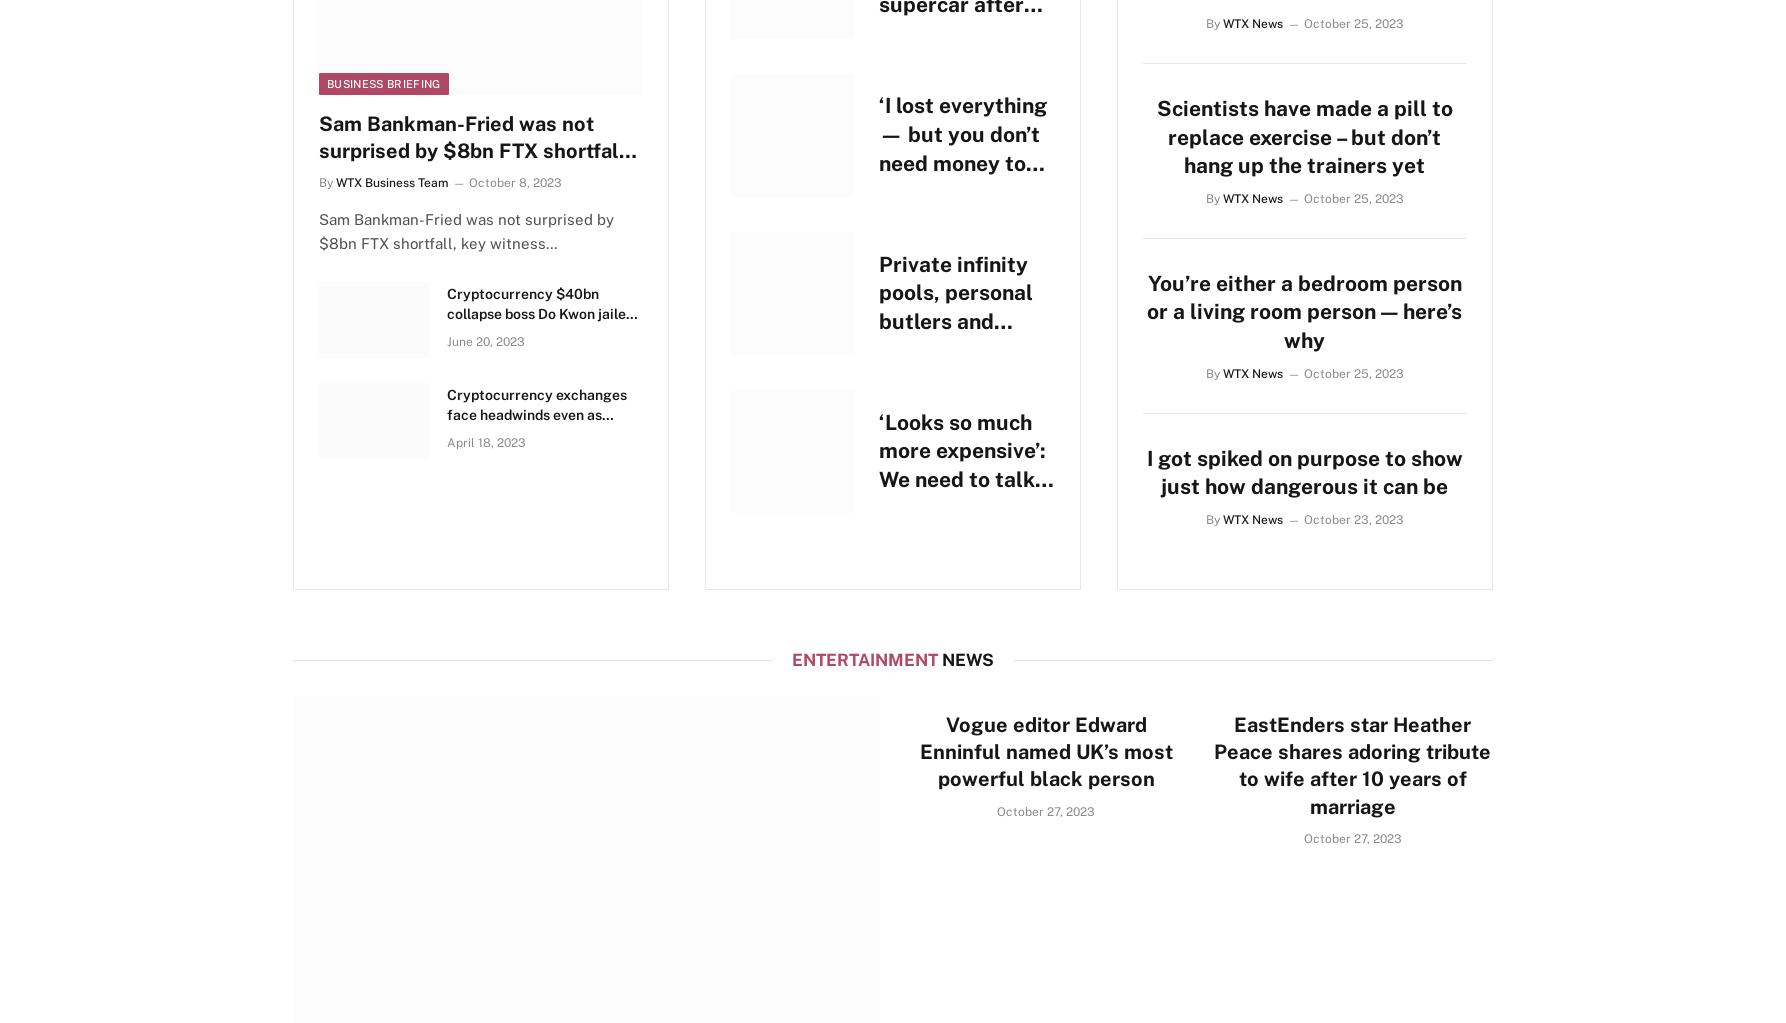 This screenshot has height=1023, width=1786. What do you see at coordinates (878, 362) in the screenshot?
I see `'Private infinity pools, personal butlers and bathtubs for two – a peek inside Bali’s most exclusive celebrity hotels'` at bounding box center [878, 362].